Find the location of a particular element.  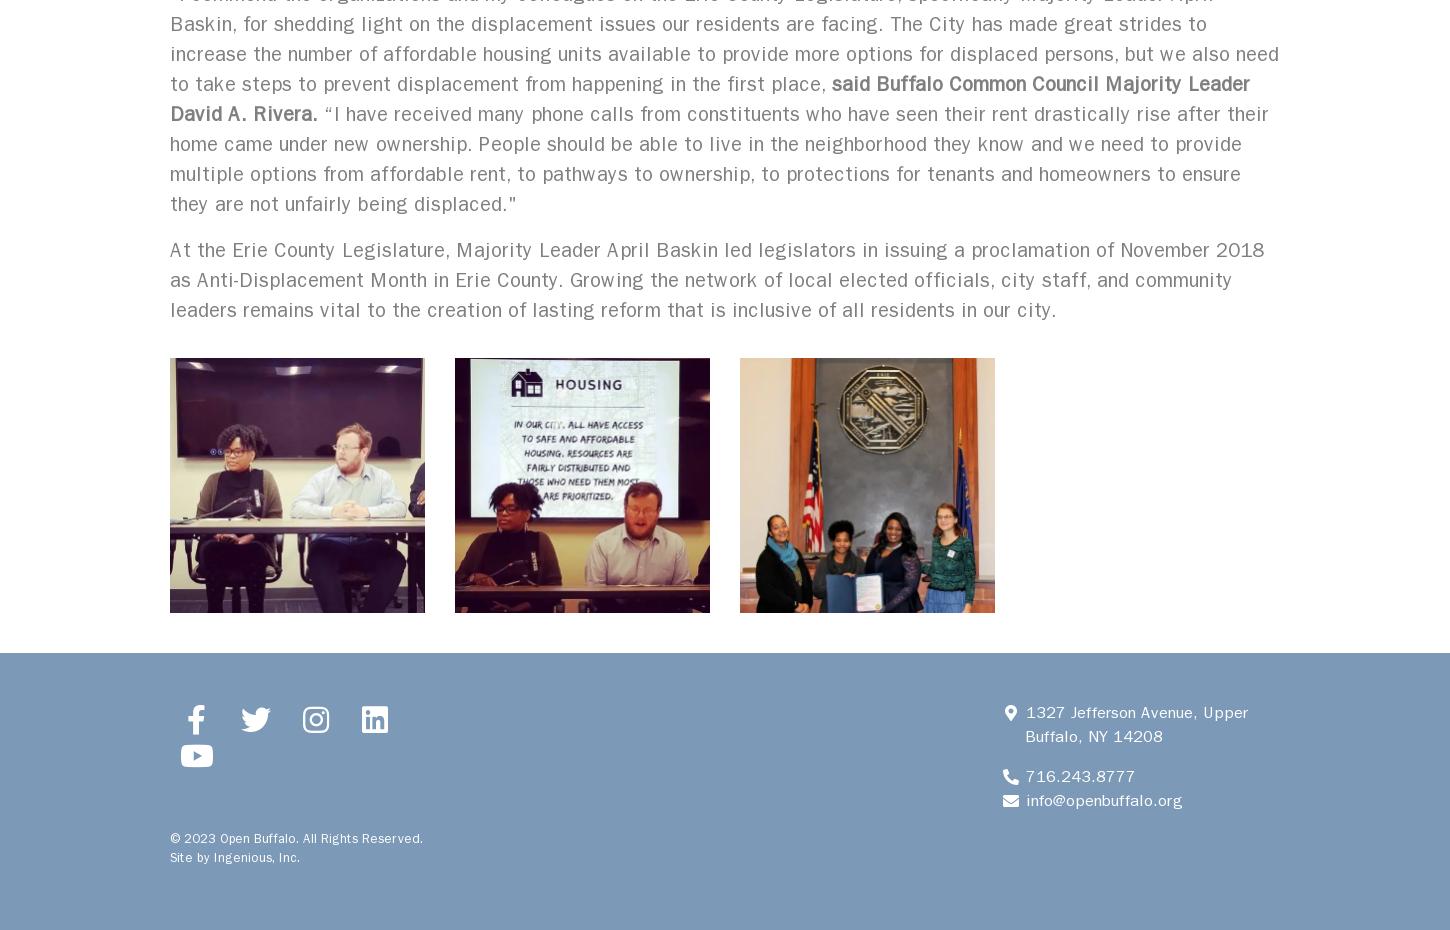

'“I have received many phone calls from constituents who have seen their rent drastically rise after their home came under new ownership. People should be able to live in the neighborhood they know and we need to provide multiple options from affordable rent, to pathways to ownership, to protections for tenants and homeowners to ensure they are not unfairly being displaced."' is located at coordinates (718, 158).